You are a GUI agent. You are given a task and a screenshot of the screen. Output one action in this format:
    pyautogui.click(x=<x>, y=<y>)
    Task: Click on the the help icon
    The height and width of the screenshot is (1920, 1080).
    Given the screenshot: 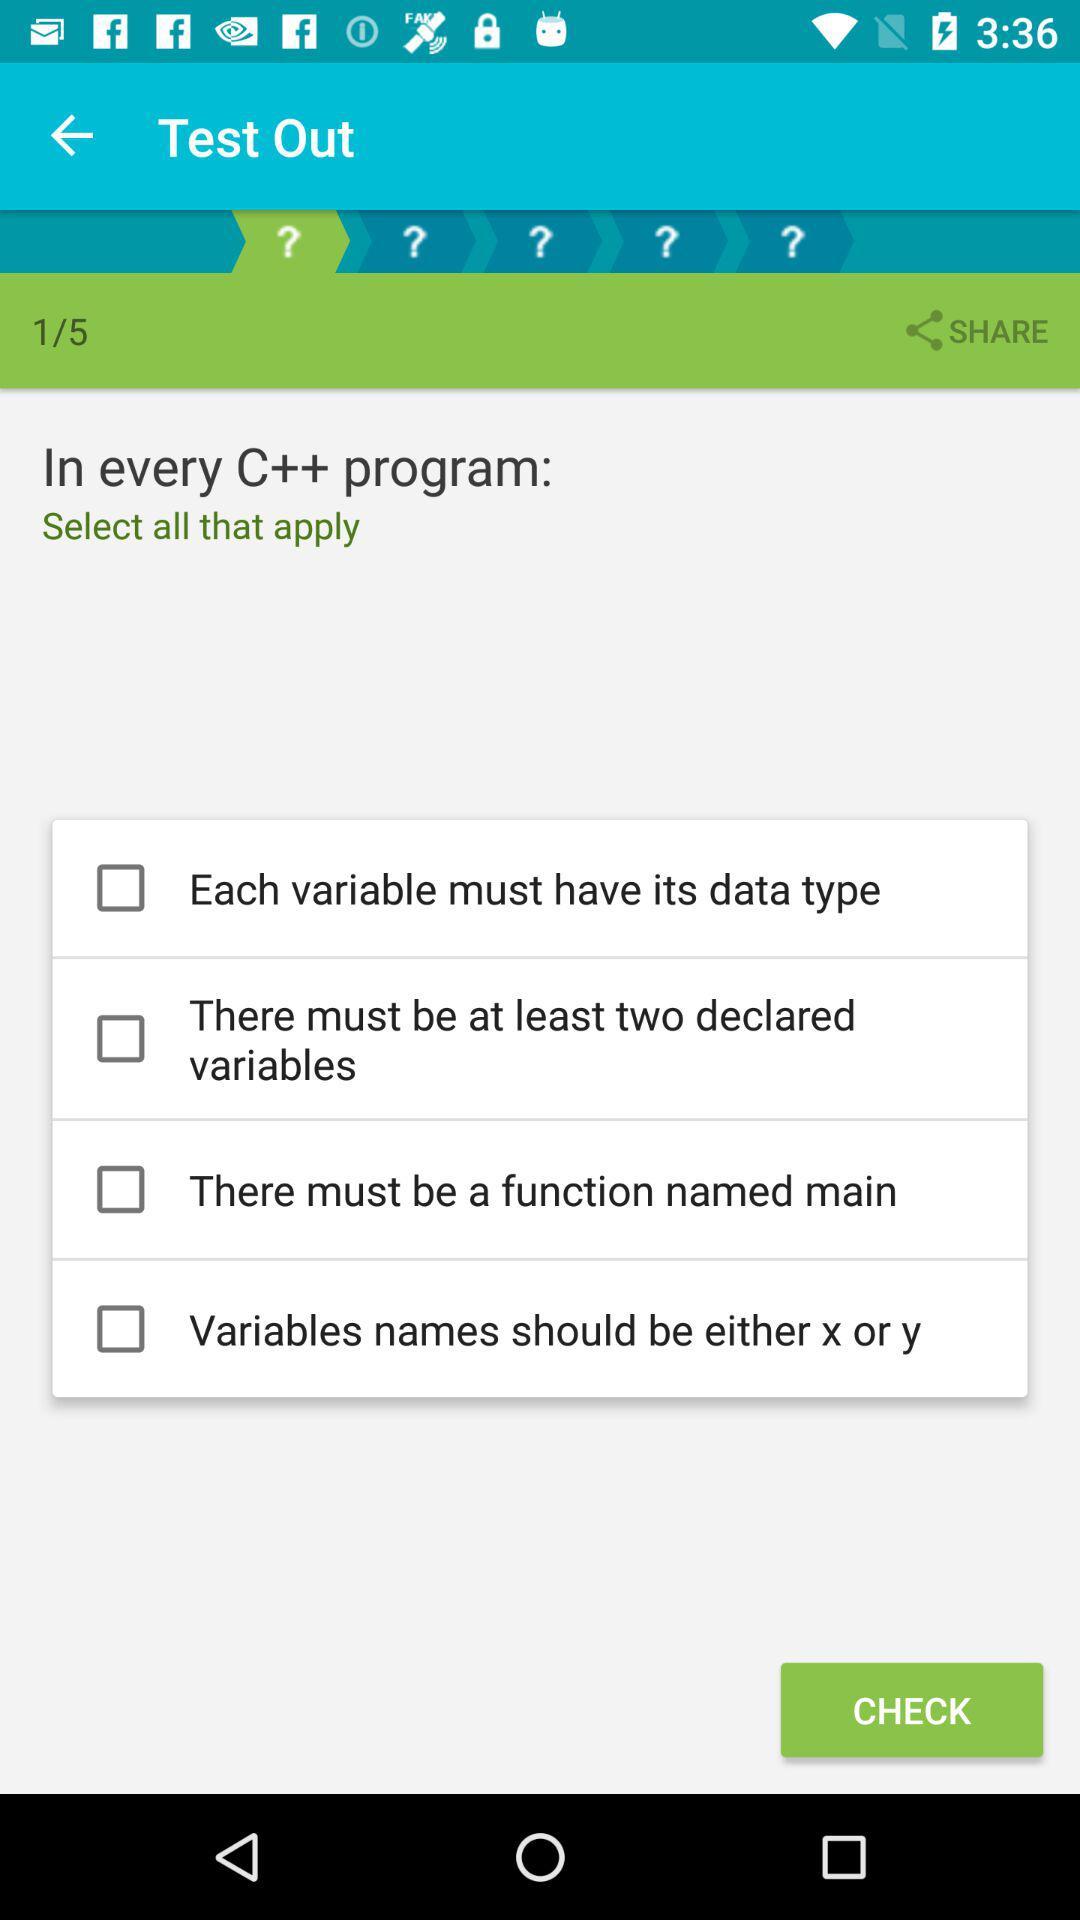 What is the action you would take?
    pyautogui.click(x=288, y=240)
    